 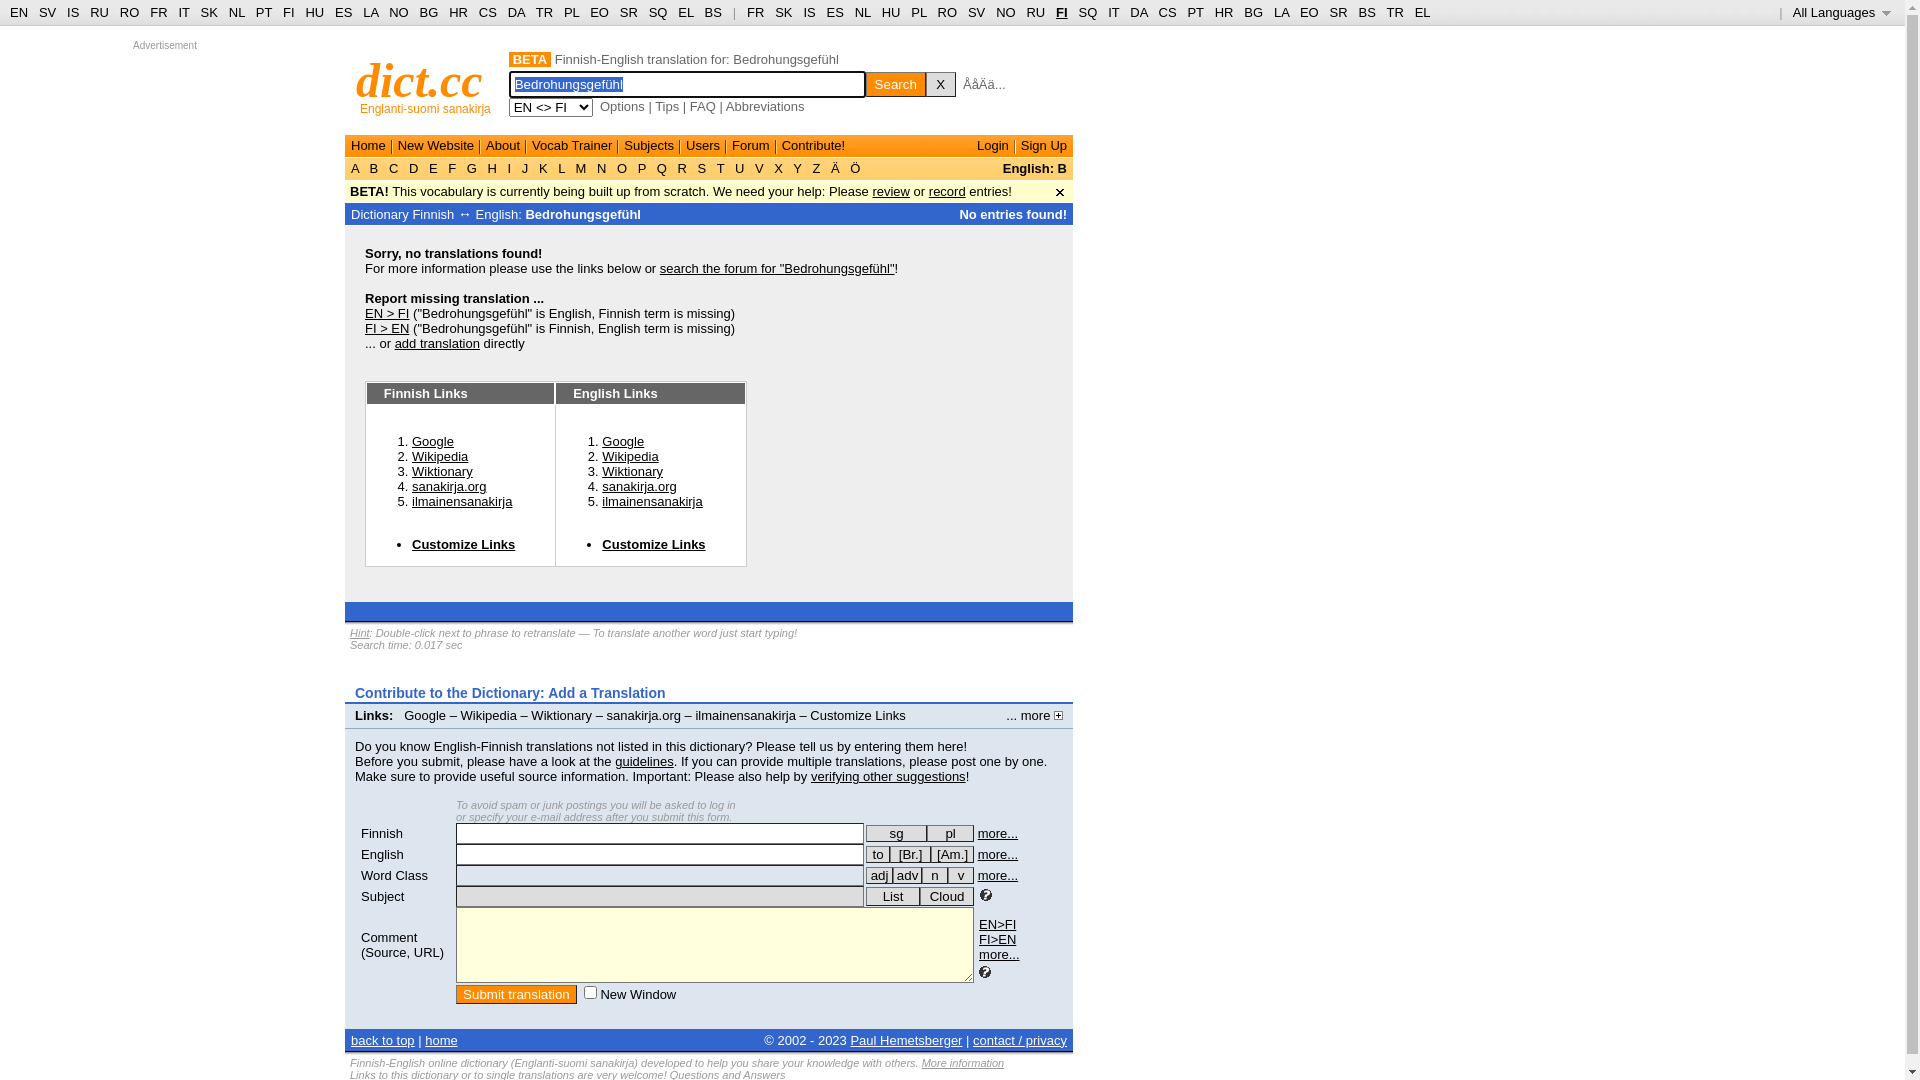 I want to click on 'BG', so click(x=428, y=12).